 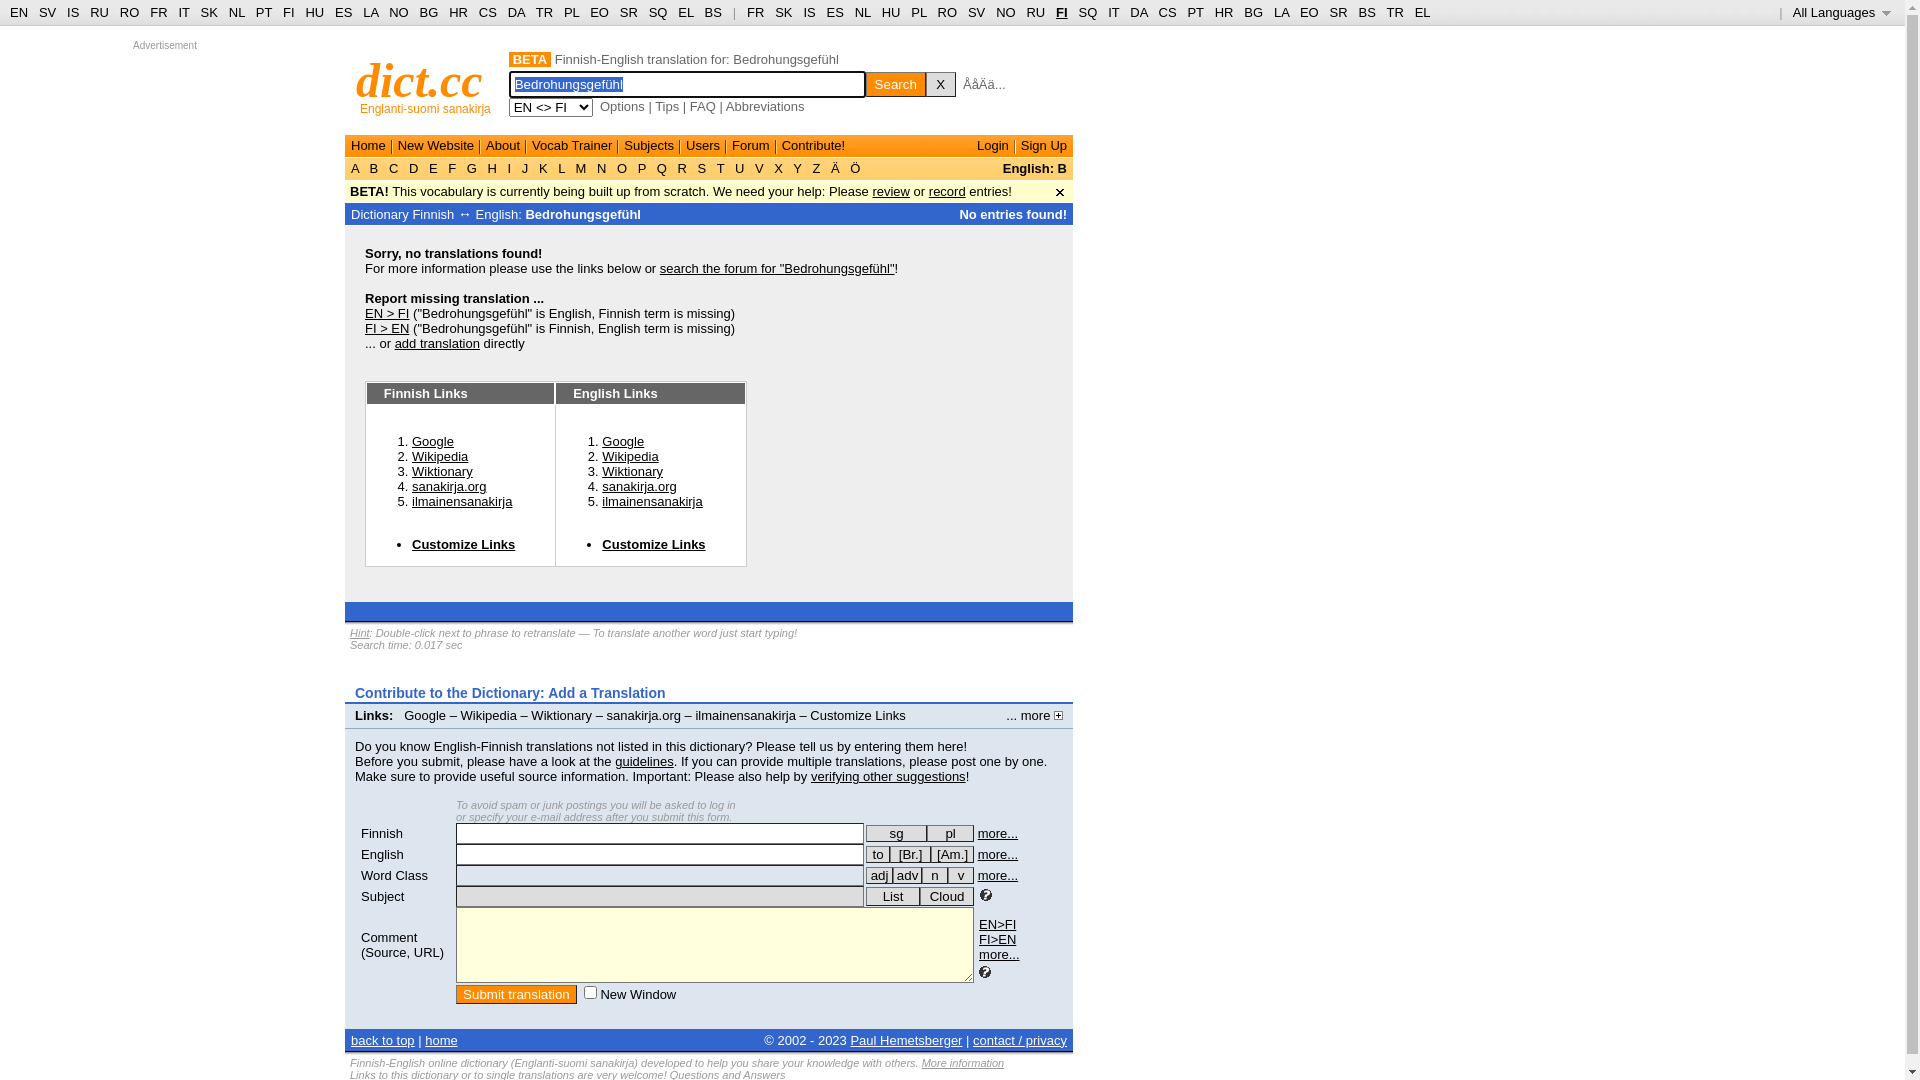 I want to click on 'BG', so click(x=428, y=12).